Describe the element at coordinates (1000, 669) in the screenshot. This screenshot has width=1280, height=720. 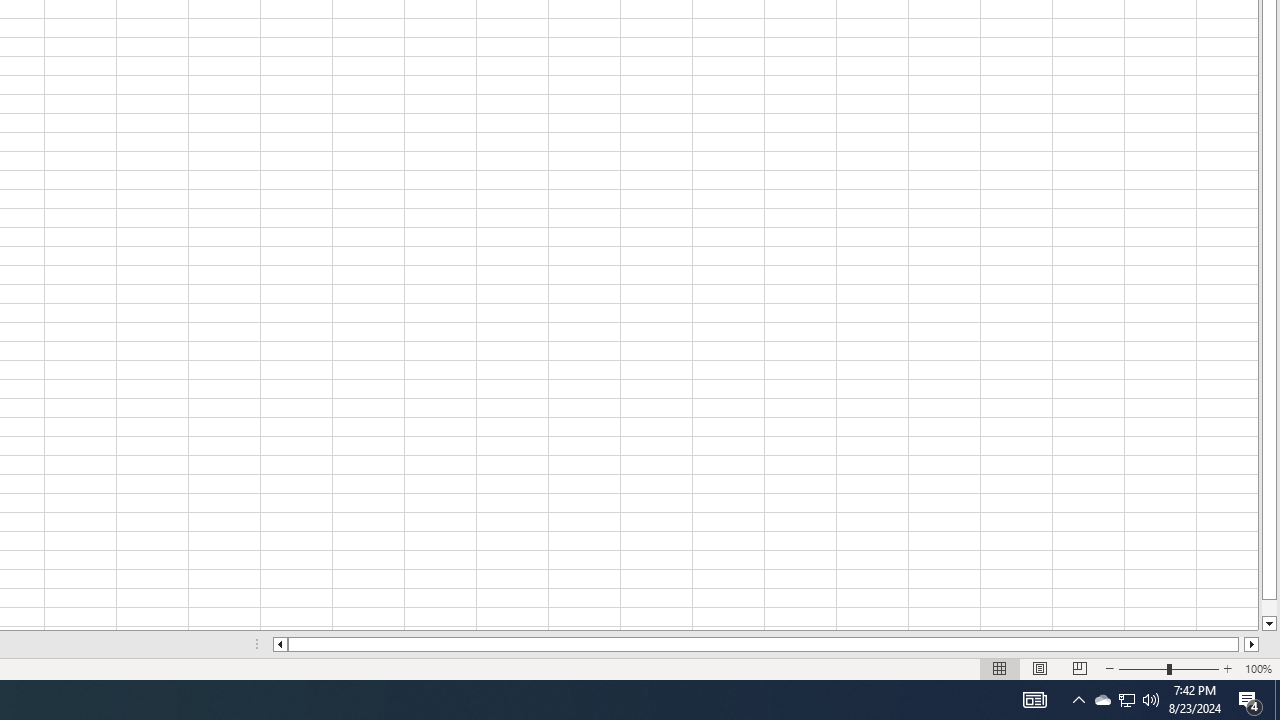
I see `'Normal'` at that location.